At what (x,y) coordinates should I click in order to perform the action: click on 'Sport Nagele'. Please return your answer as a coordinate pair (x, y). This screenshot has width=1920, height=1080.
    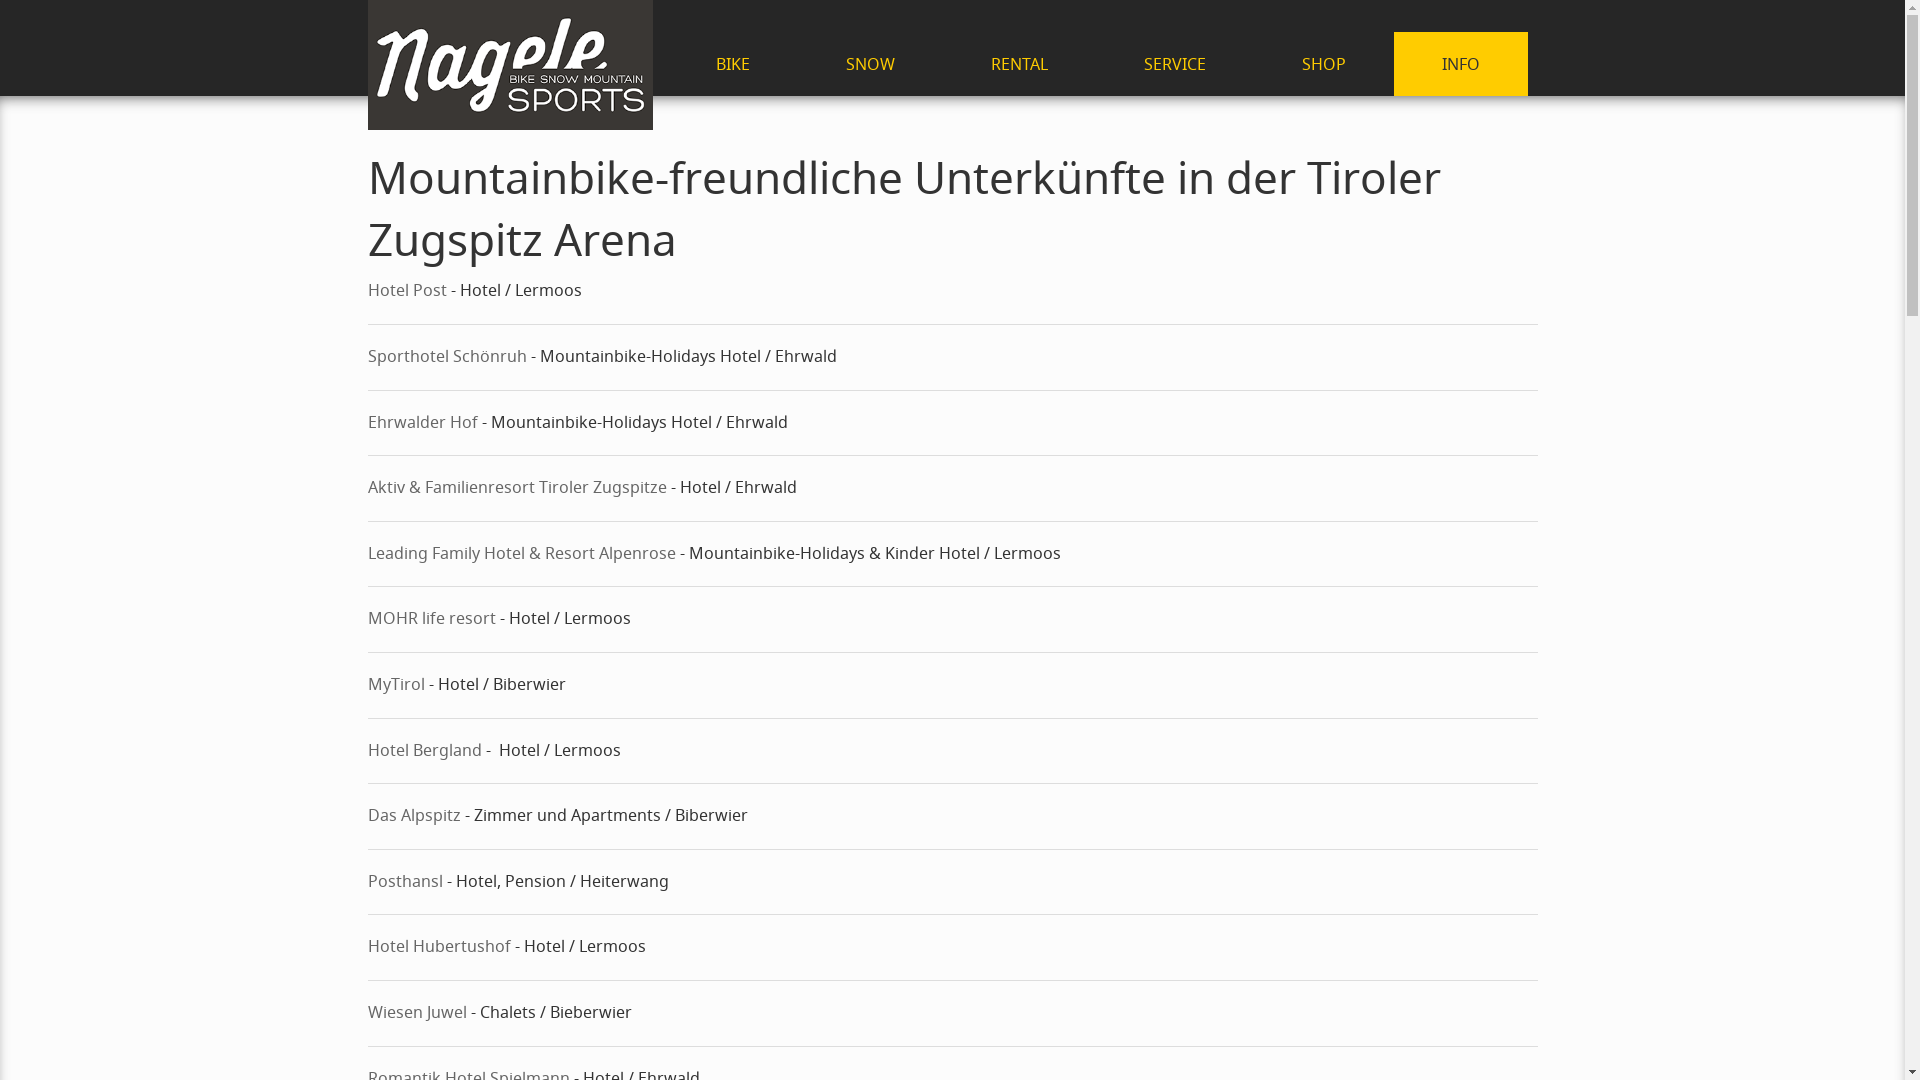
    Looking at the image, I should click on (510, 64).